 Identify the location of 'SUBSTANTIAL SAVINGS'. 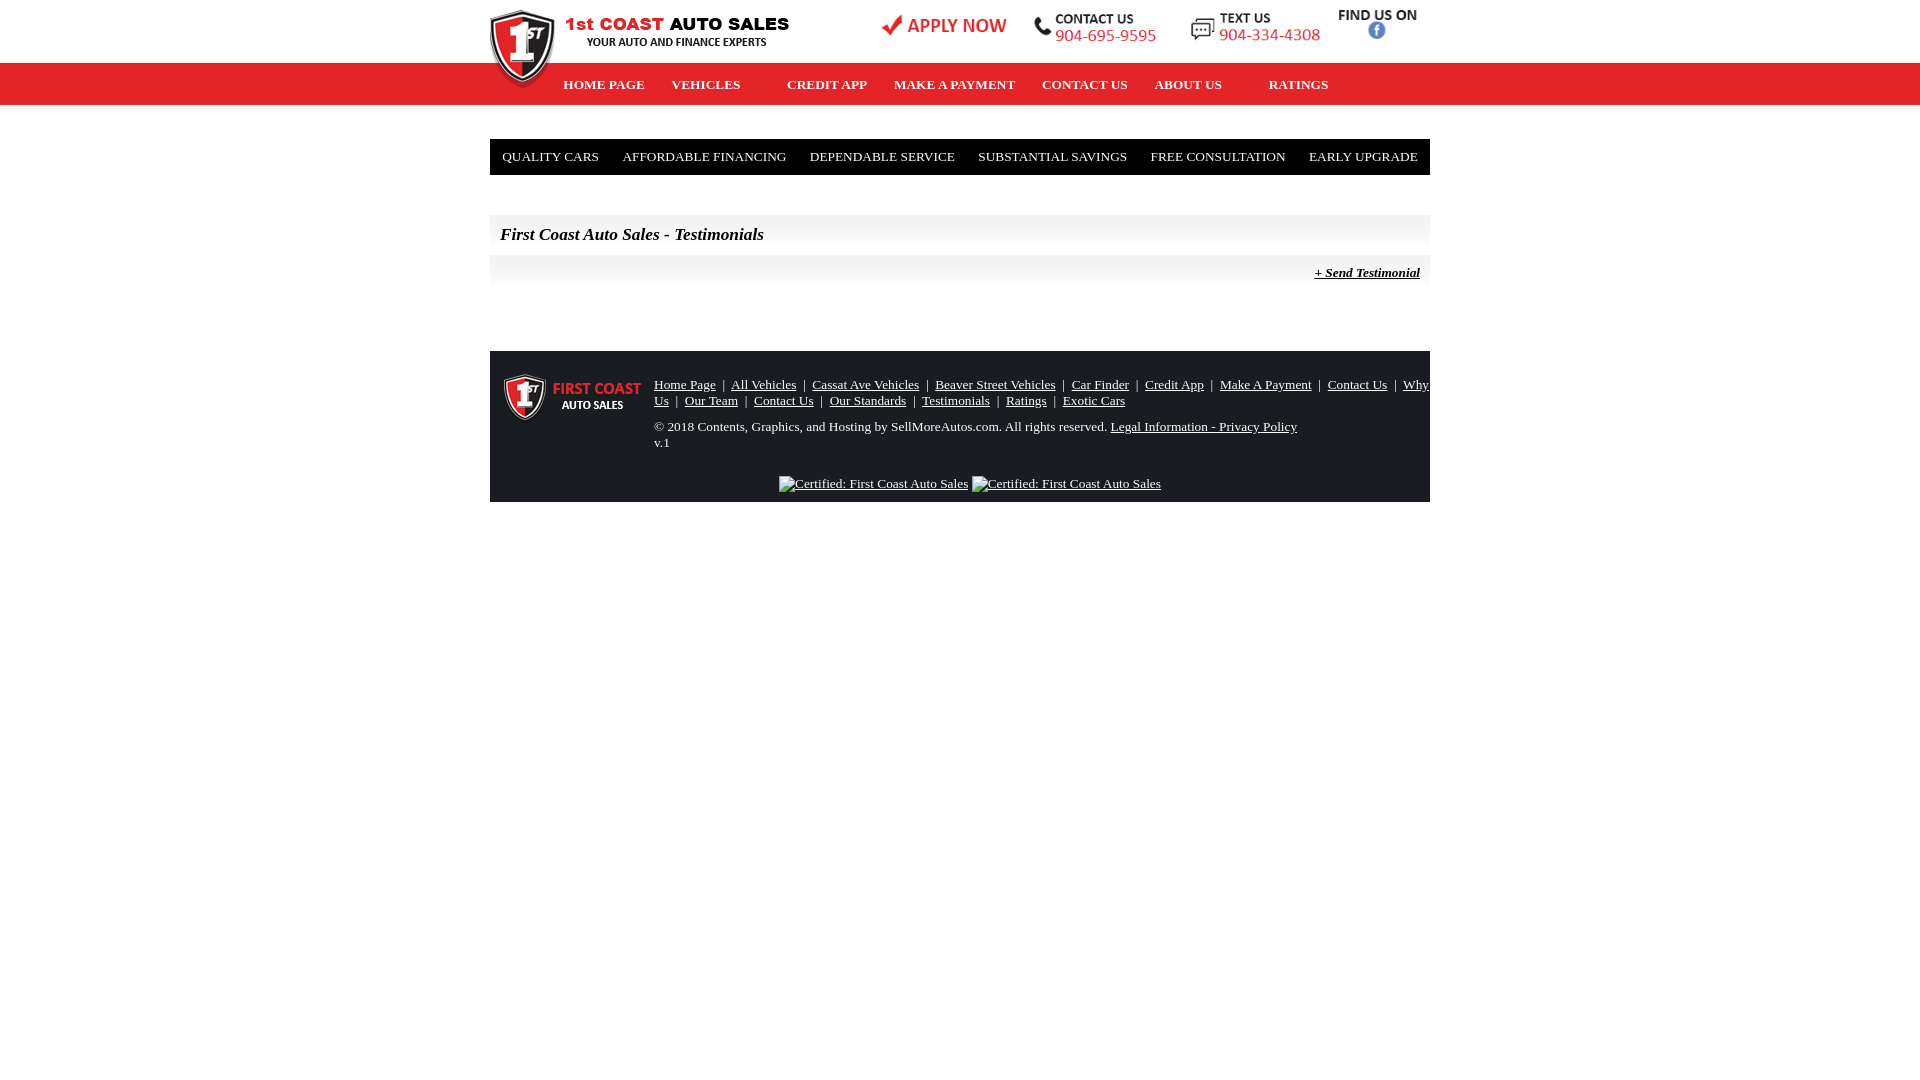
(1051, 156).